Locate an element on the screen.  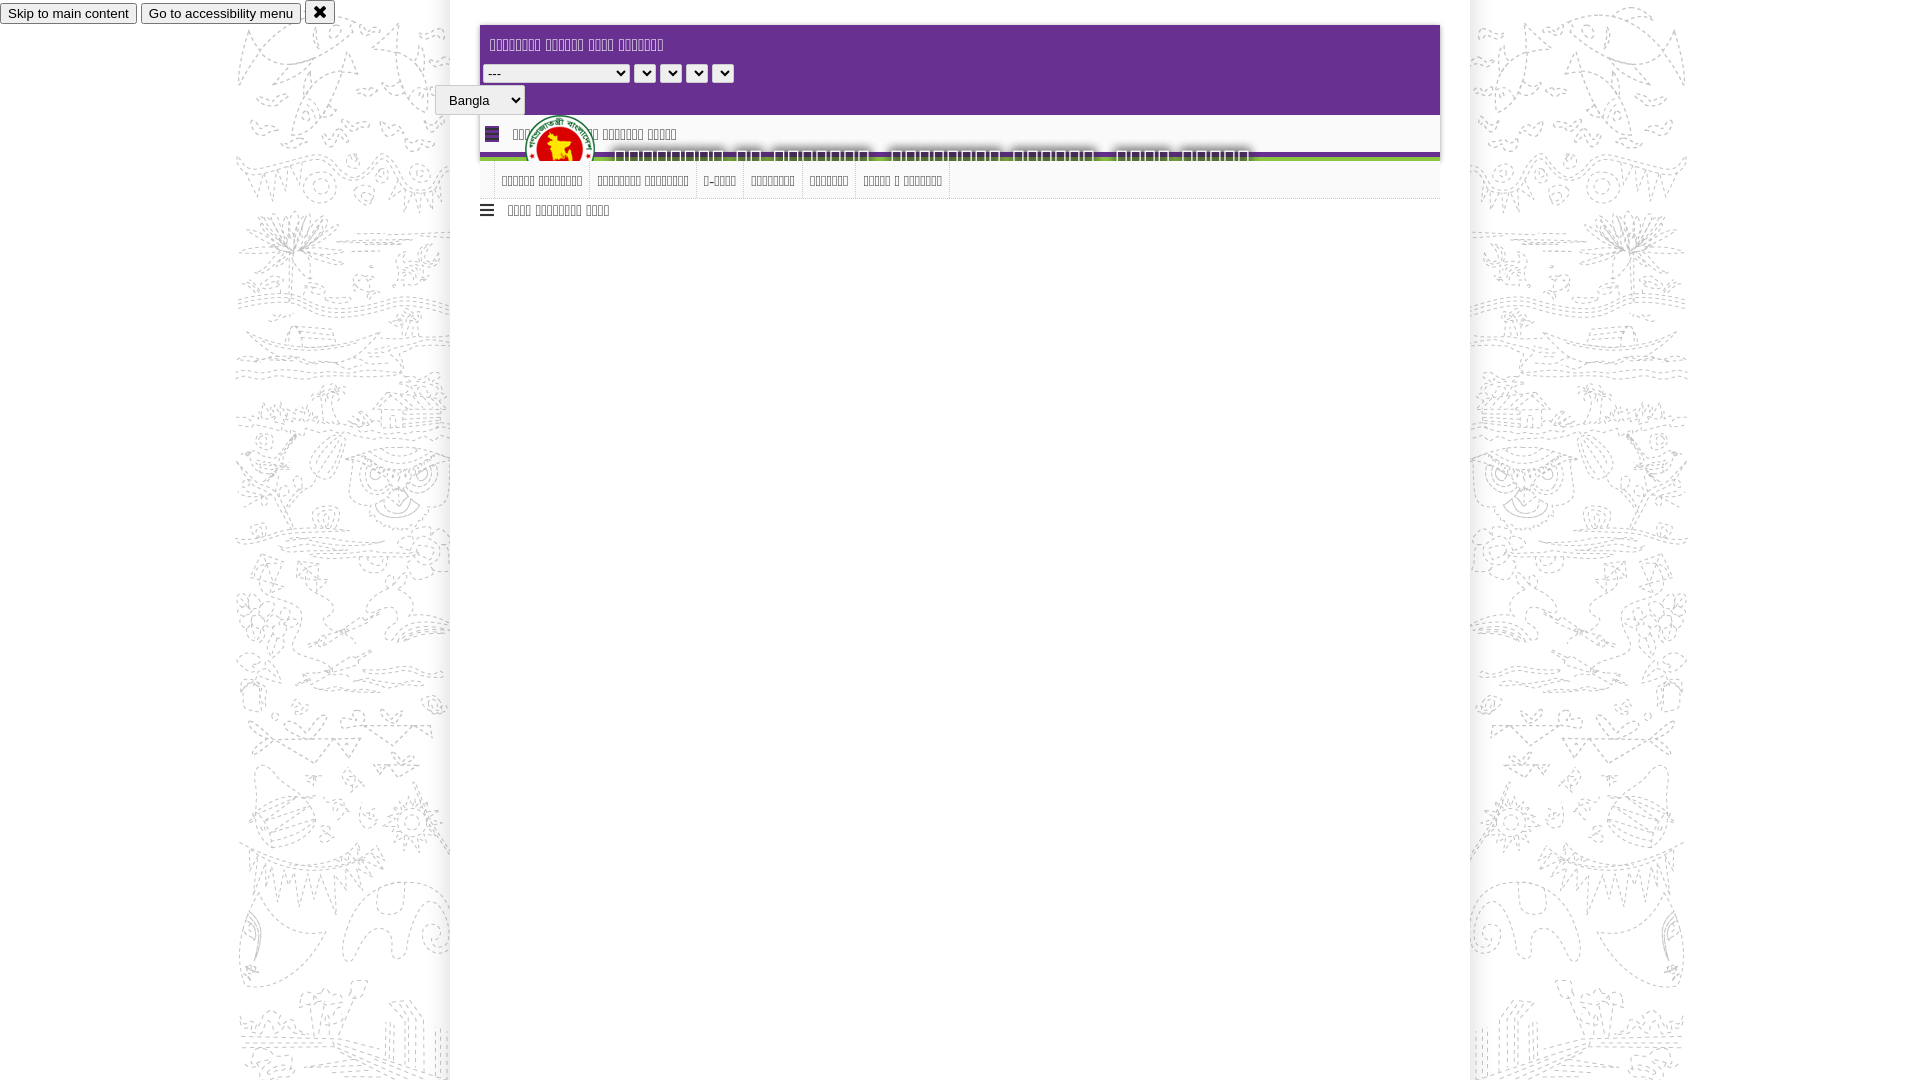
' is located at coordinates (575, 148).